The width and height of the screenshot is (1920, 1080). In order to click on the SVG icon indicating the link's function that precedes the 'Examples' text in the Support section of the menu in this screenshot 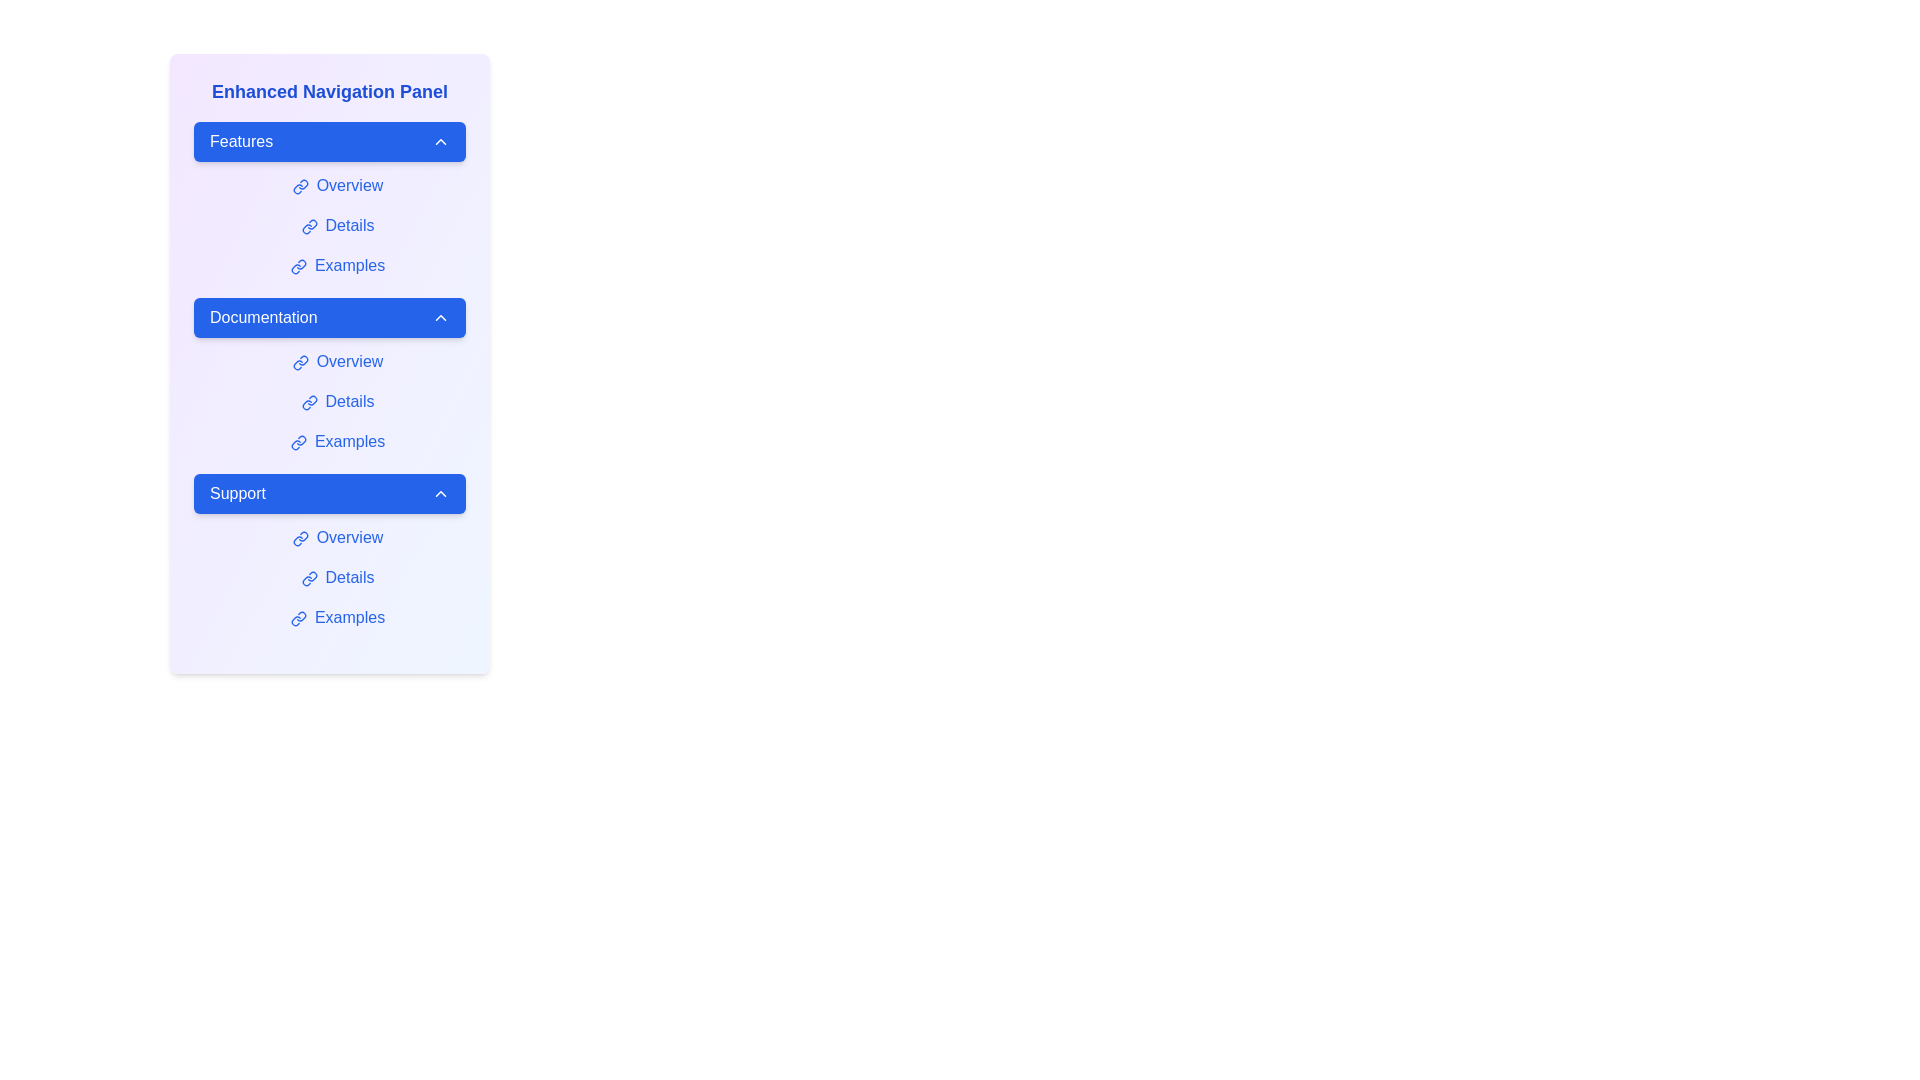, I will do `click(297, 617)`.